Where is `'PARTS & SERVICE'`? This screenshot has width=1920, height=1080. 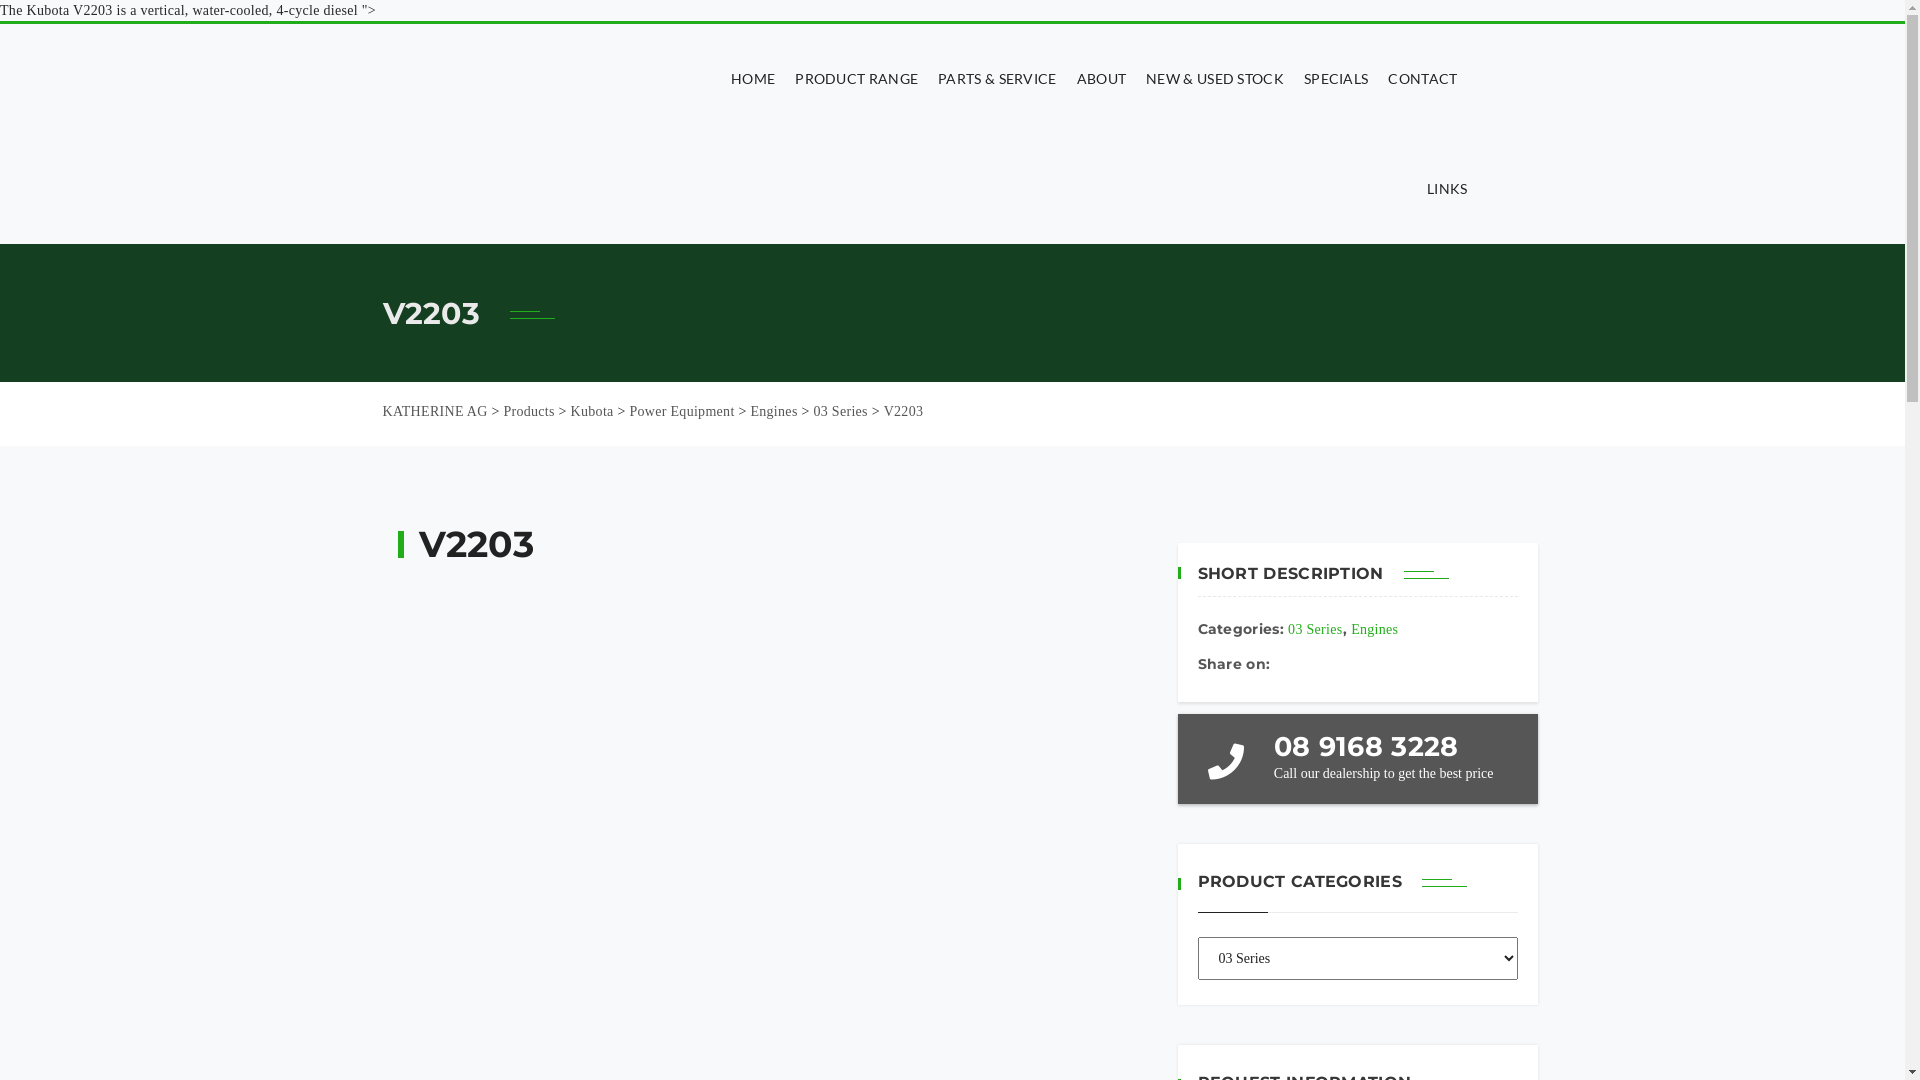 'PARTS & SERVICE' is located at coordinates (997, 77).